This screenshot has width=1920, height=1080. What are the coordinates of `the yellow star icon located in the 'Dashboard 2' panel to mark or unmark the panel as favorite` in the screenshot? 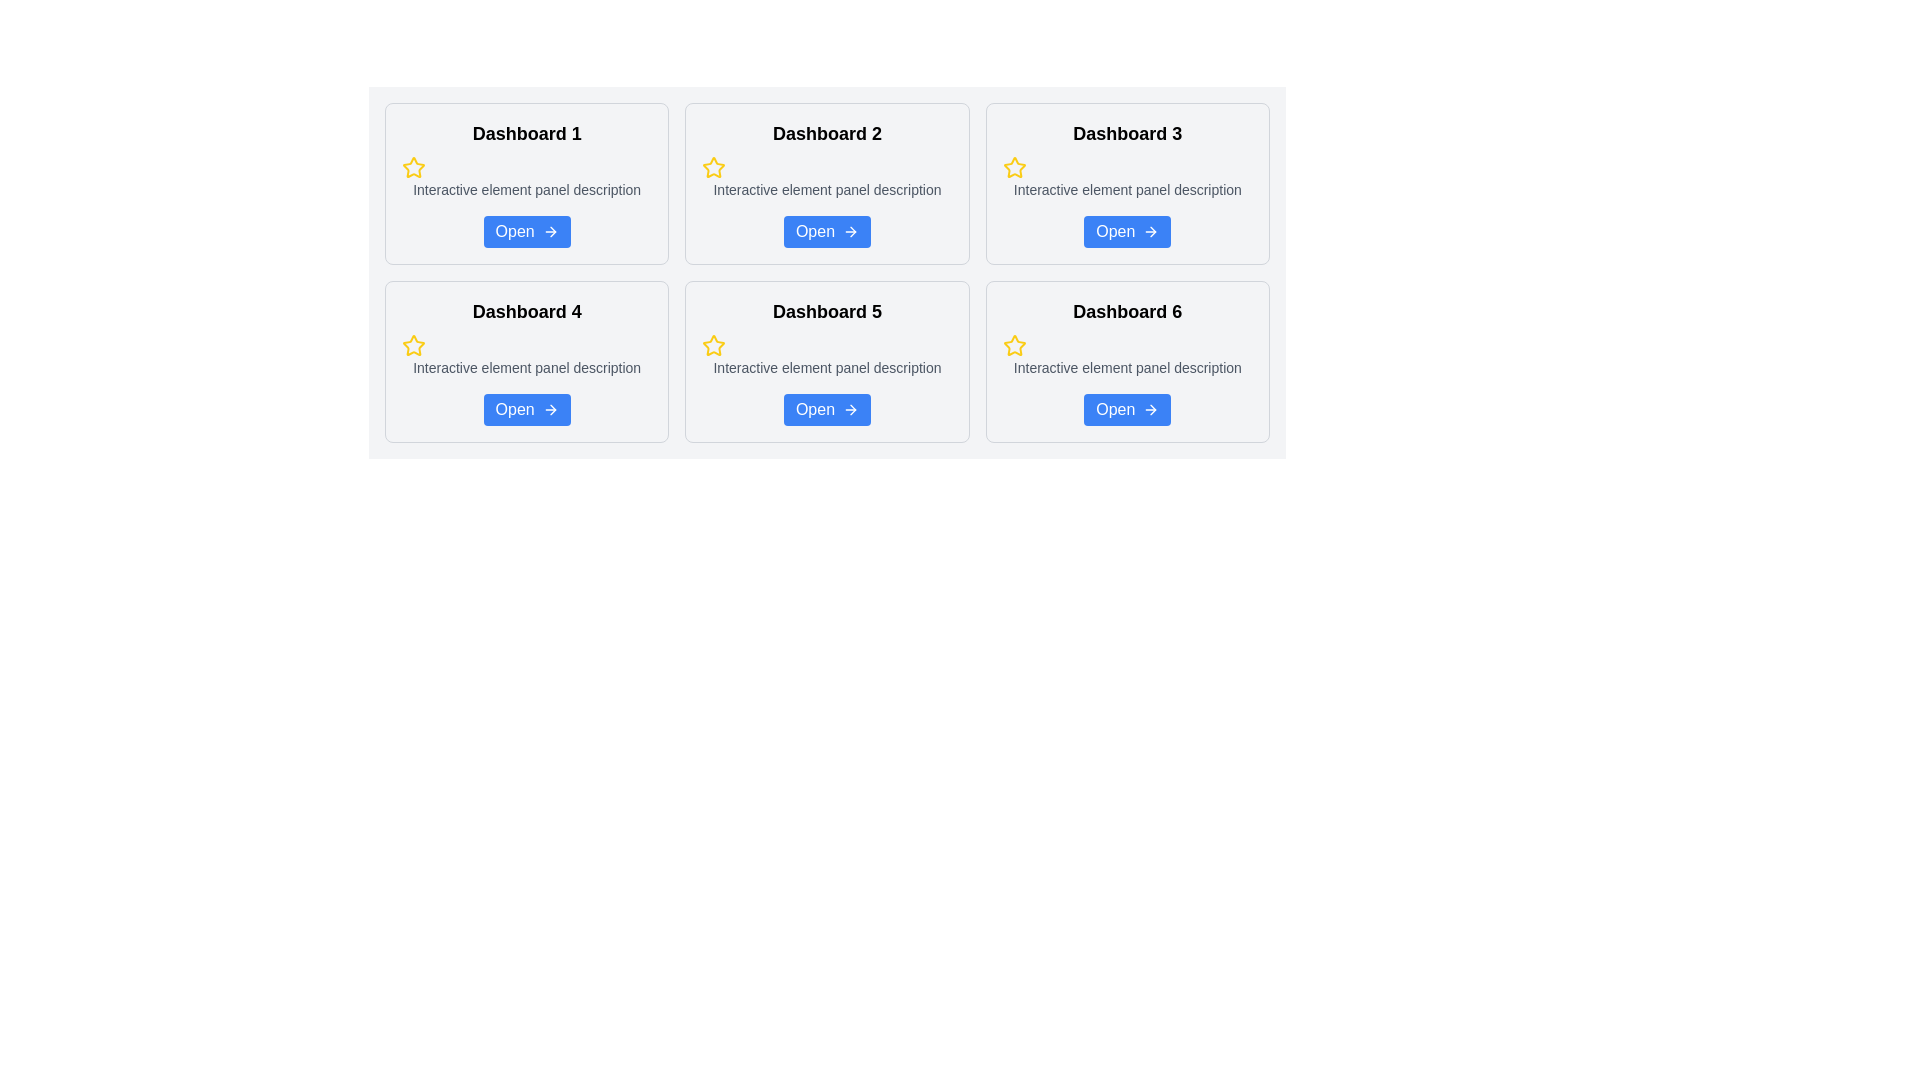 It's located at (714, 167).